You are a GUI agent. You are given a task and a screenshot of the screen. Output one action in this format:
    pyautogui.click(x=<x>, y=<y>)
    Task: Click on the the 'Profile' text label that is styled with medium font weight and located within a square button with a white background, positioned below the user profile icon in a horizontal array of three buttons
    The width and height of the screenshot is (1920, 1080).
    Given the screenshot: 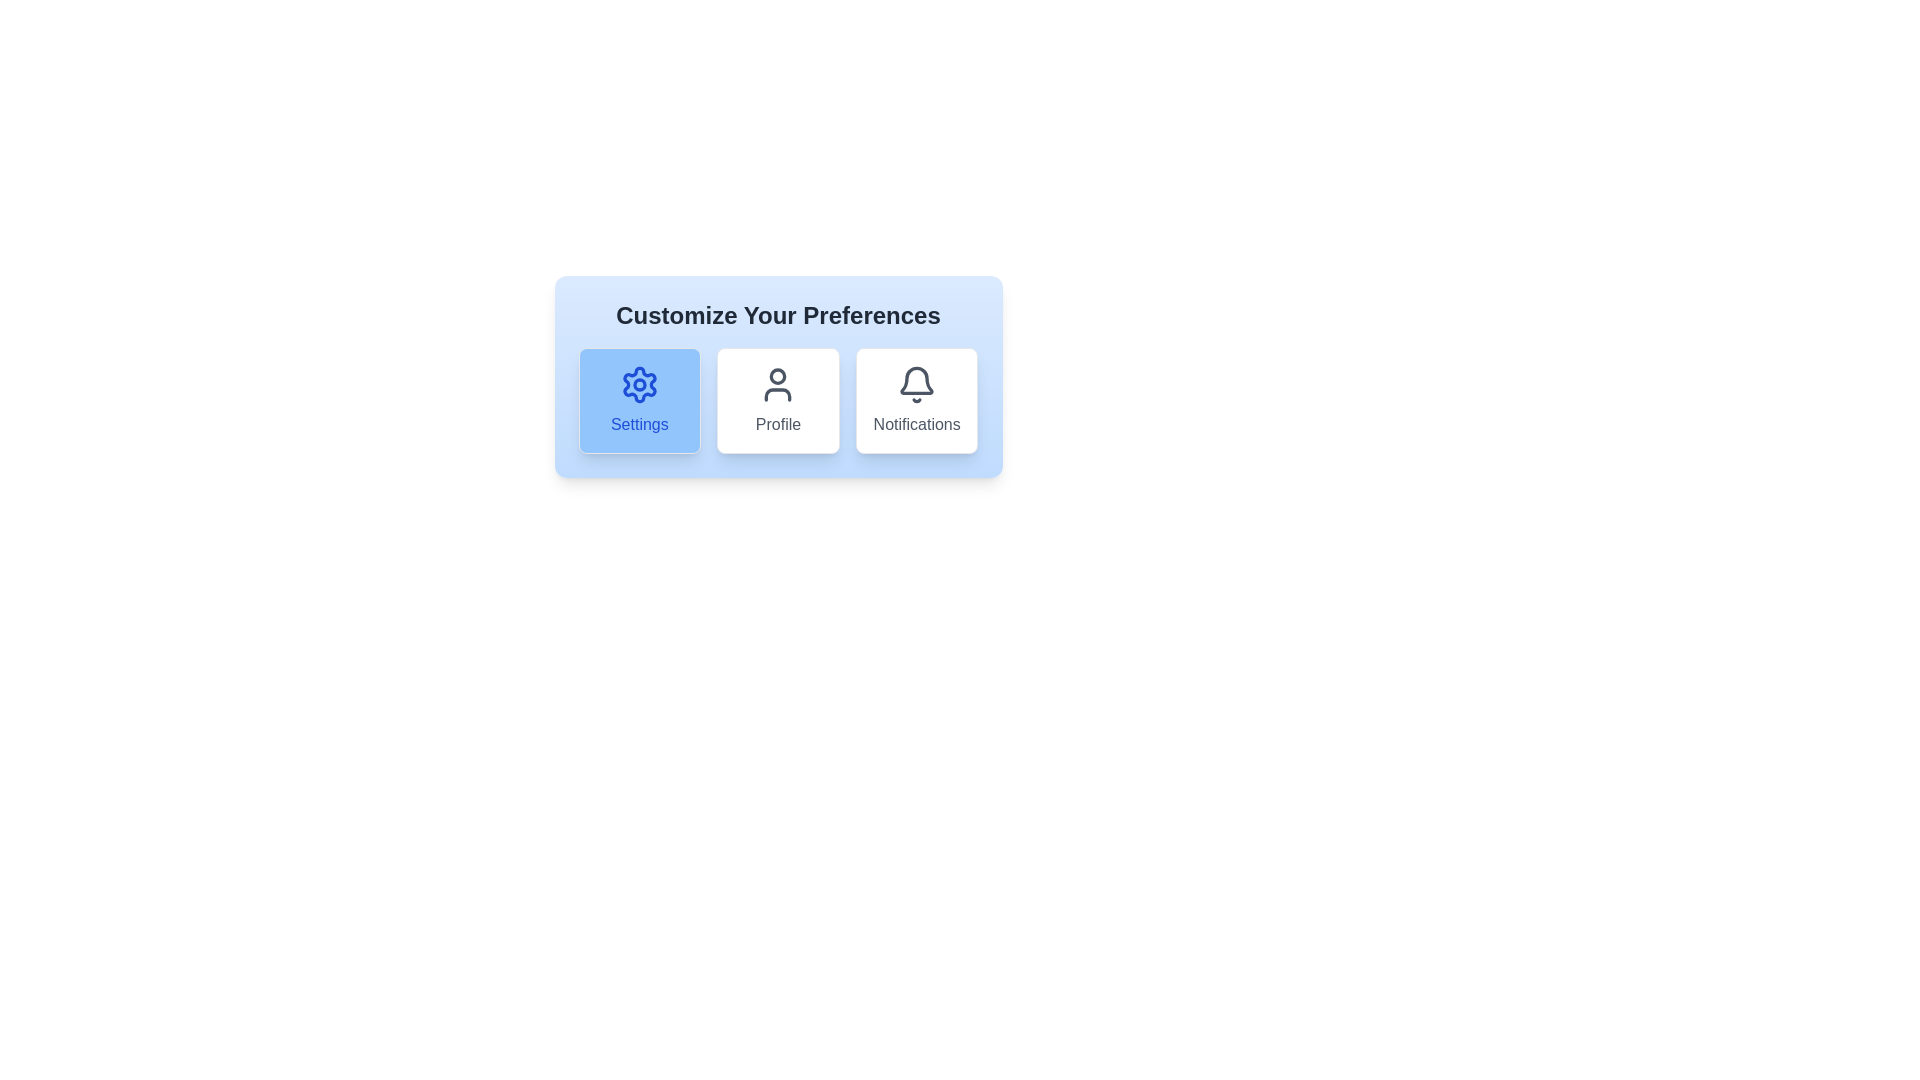 What is the action you would take?
    pyautogui.click(x=777, y=423)
    